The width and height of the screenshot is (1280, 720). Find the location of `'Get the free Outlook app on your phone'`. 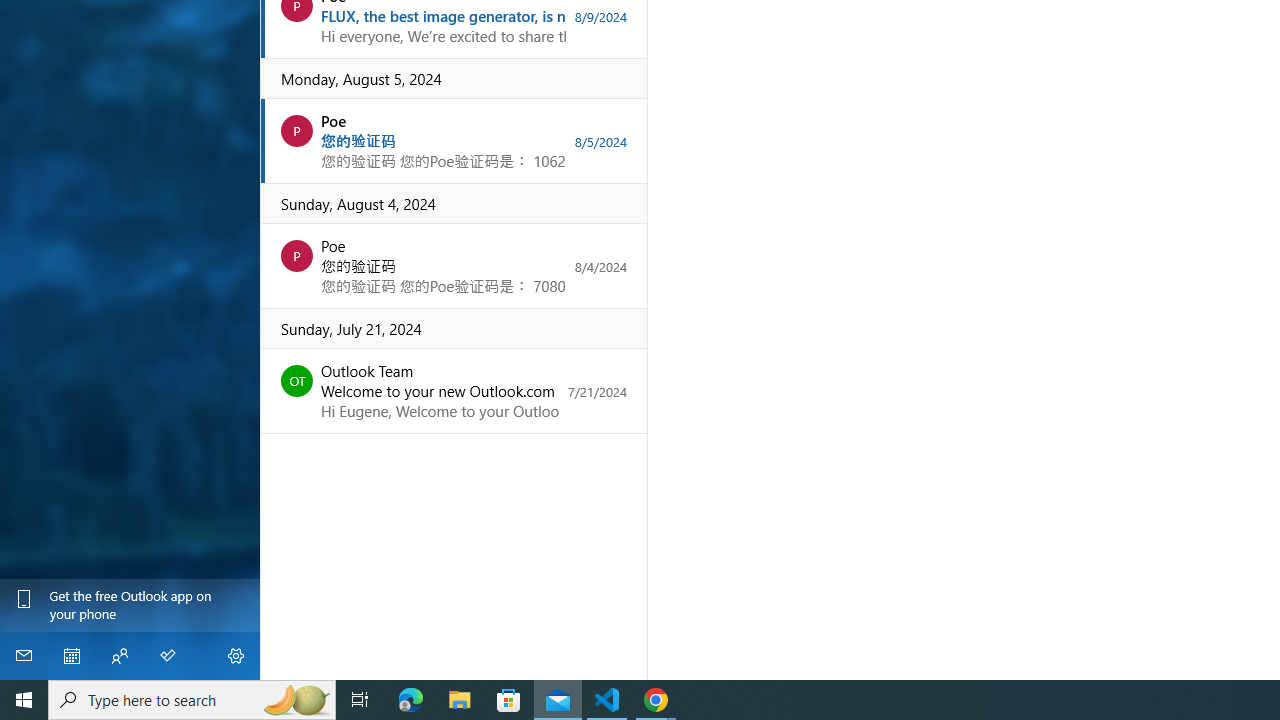

'Get the free Outlook app on your phone' is located at coordinates (128, 604).